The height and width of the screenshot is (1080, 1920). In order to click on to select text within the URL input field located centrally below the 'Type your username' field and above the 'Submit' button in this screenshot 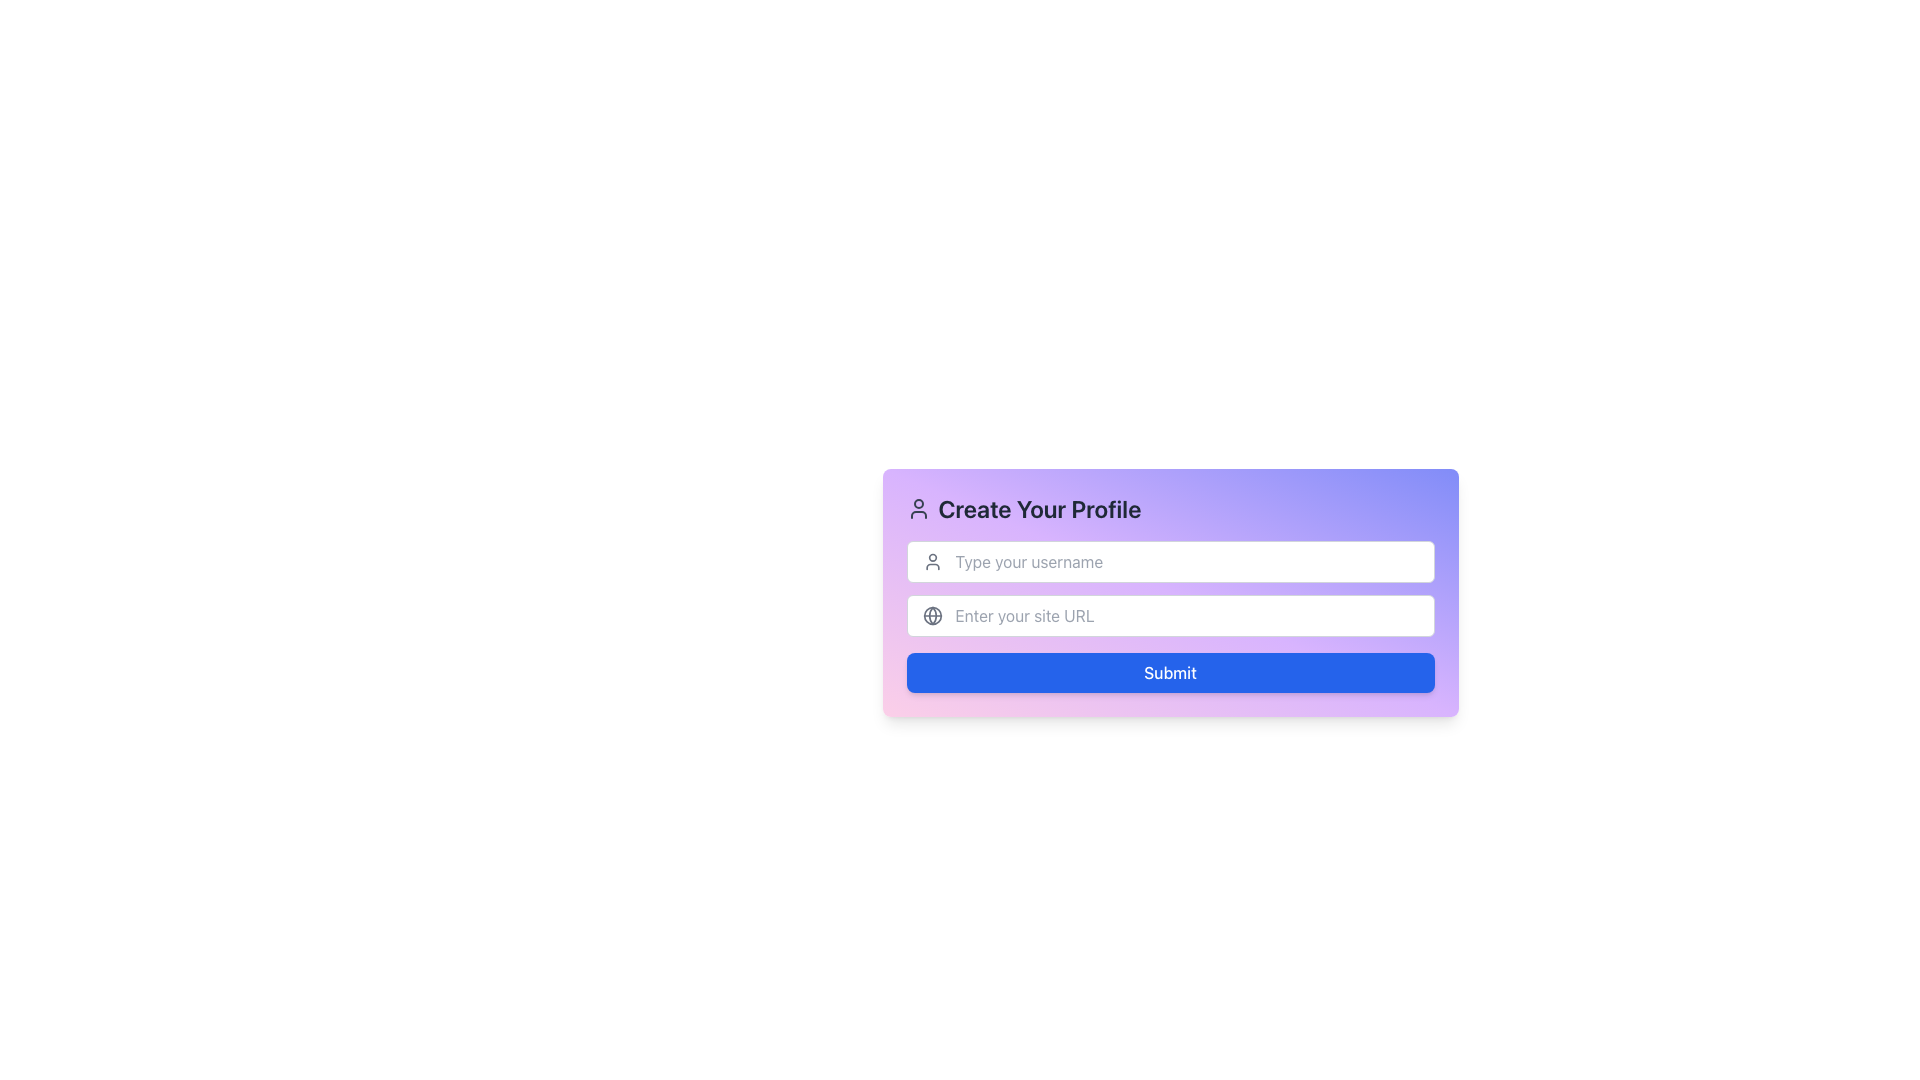, I will do `click(1170, 615)`.